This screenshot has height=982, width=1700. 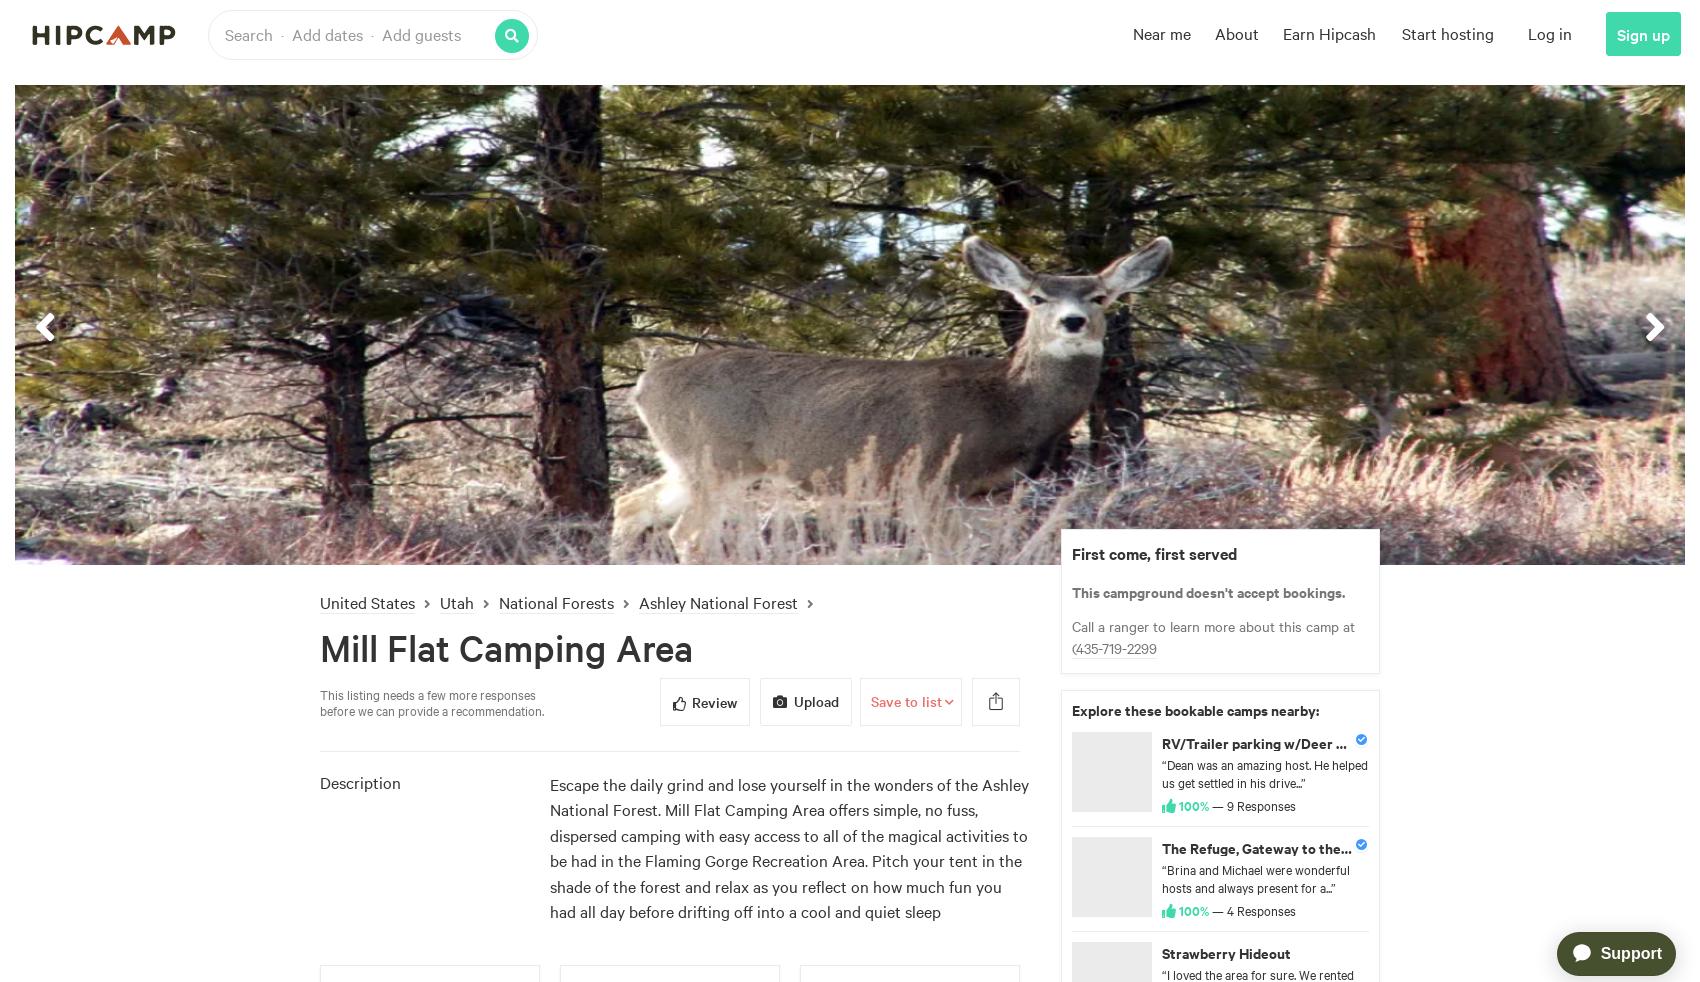 I want to click on 'Overview', so click(x=324, y=80).